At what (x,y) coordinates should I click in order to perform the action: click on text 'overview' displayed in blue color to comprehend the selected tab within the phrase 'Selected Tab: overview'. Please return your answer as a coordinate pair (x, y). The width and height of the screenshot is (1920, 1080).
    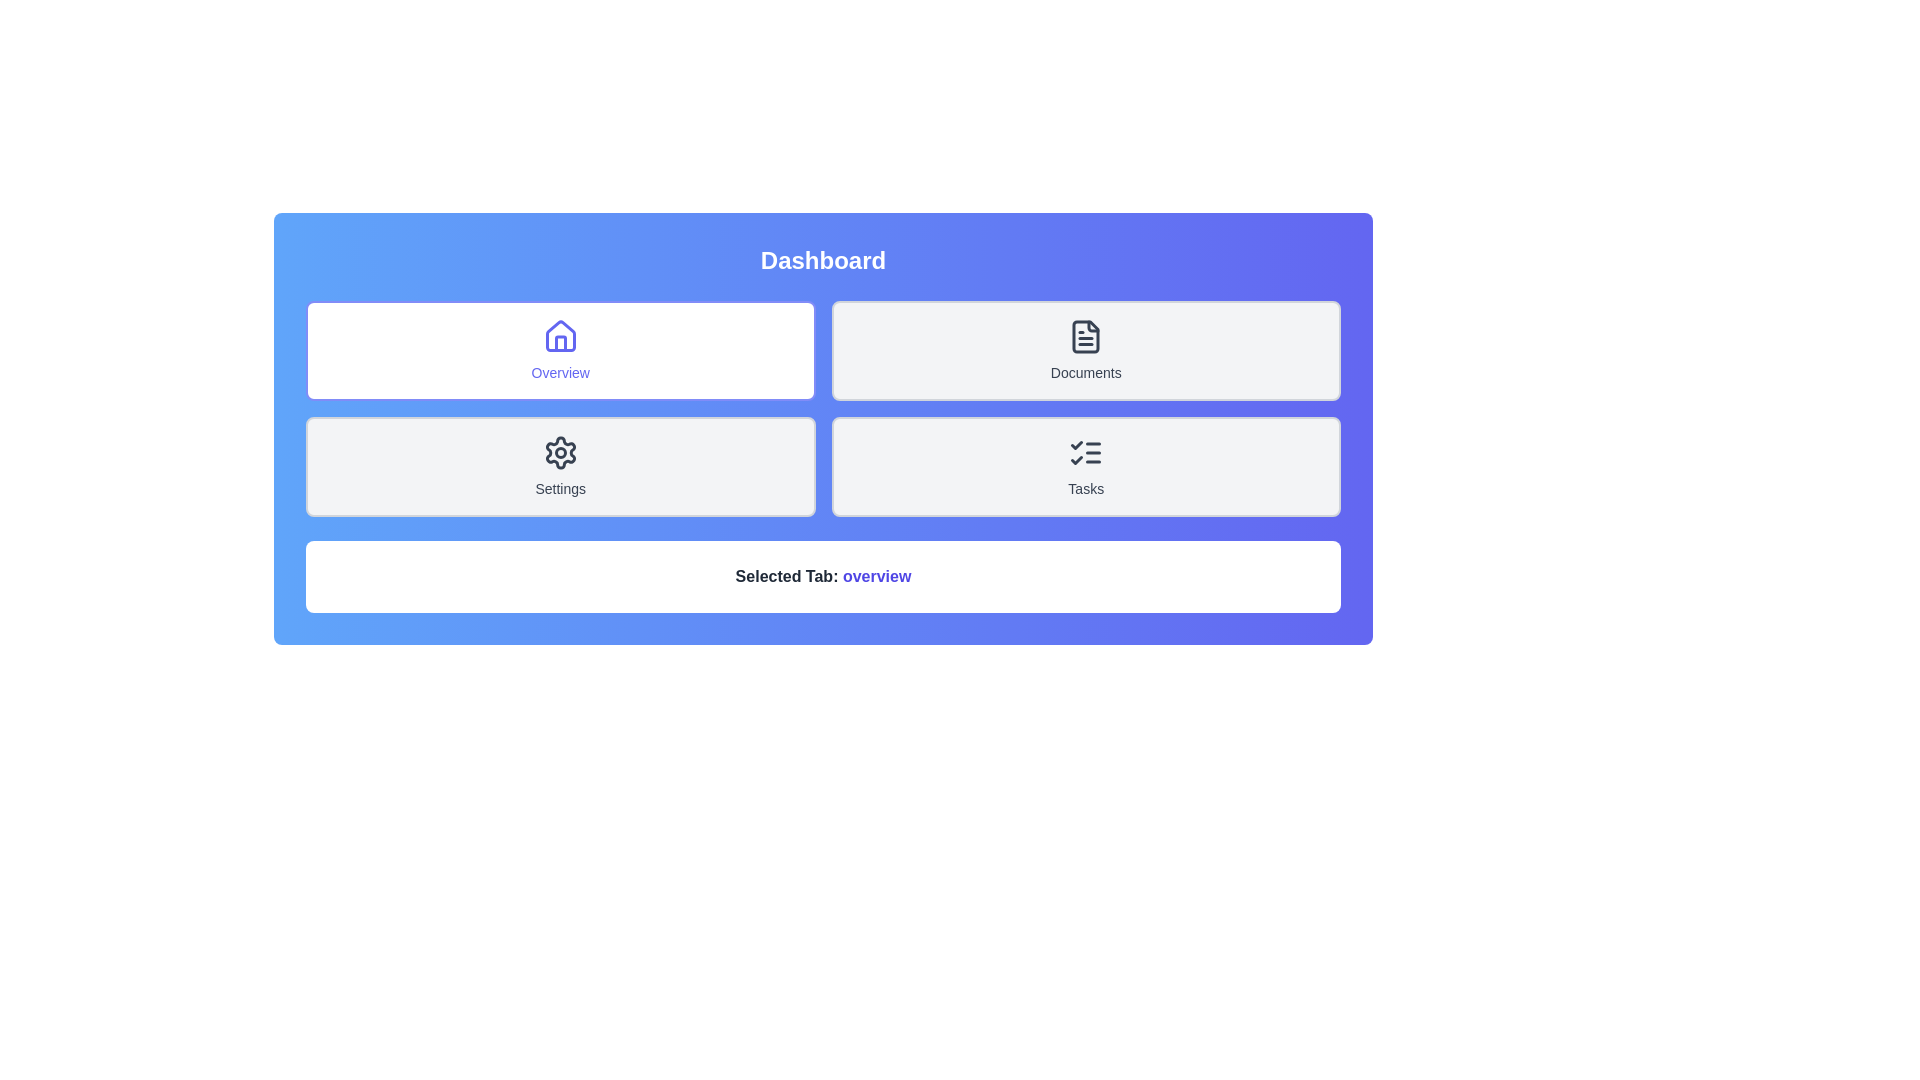
    Looking at the image, I should click on (877, 576).